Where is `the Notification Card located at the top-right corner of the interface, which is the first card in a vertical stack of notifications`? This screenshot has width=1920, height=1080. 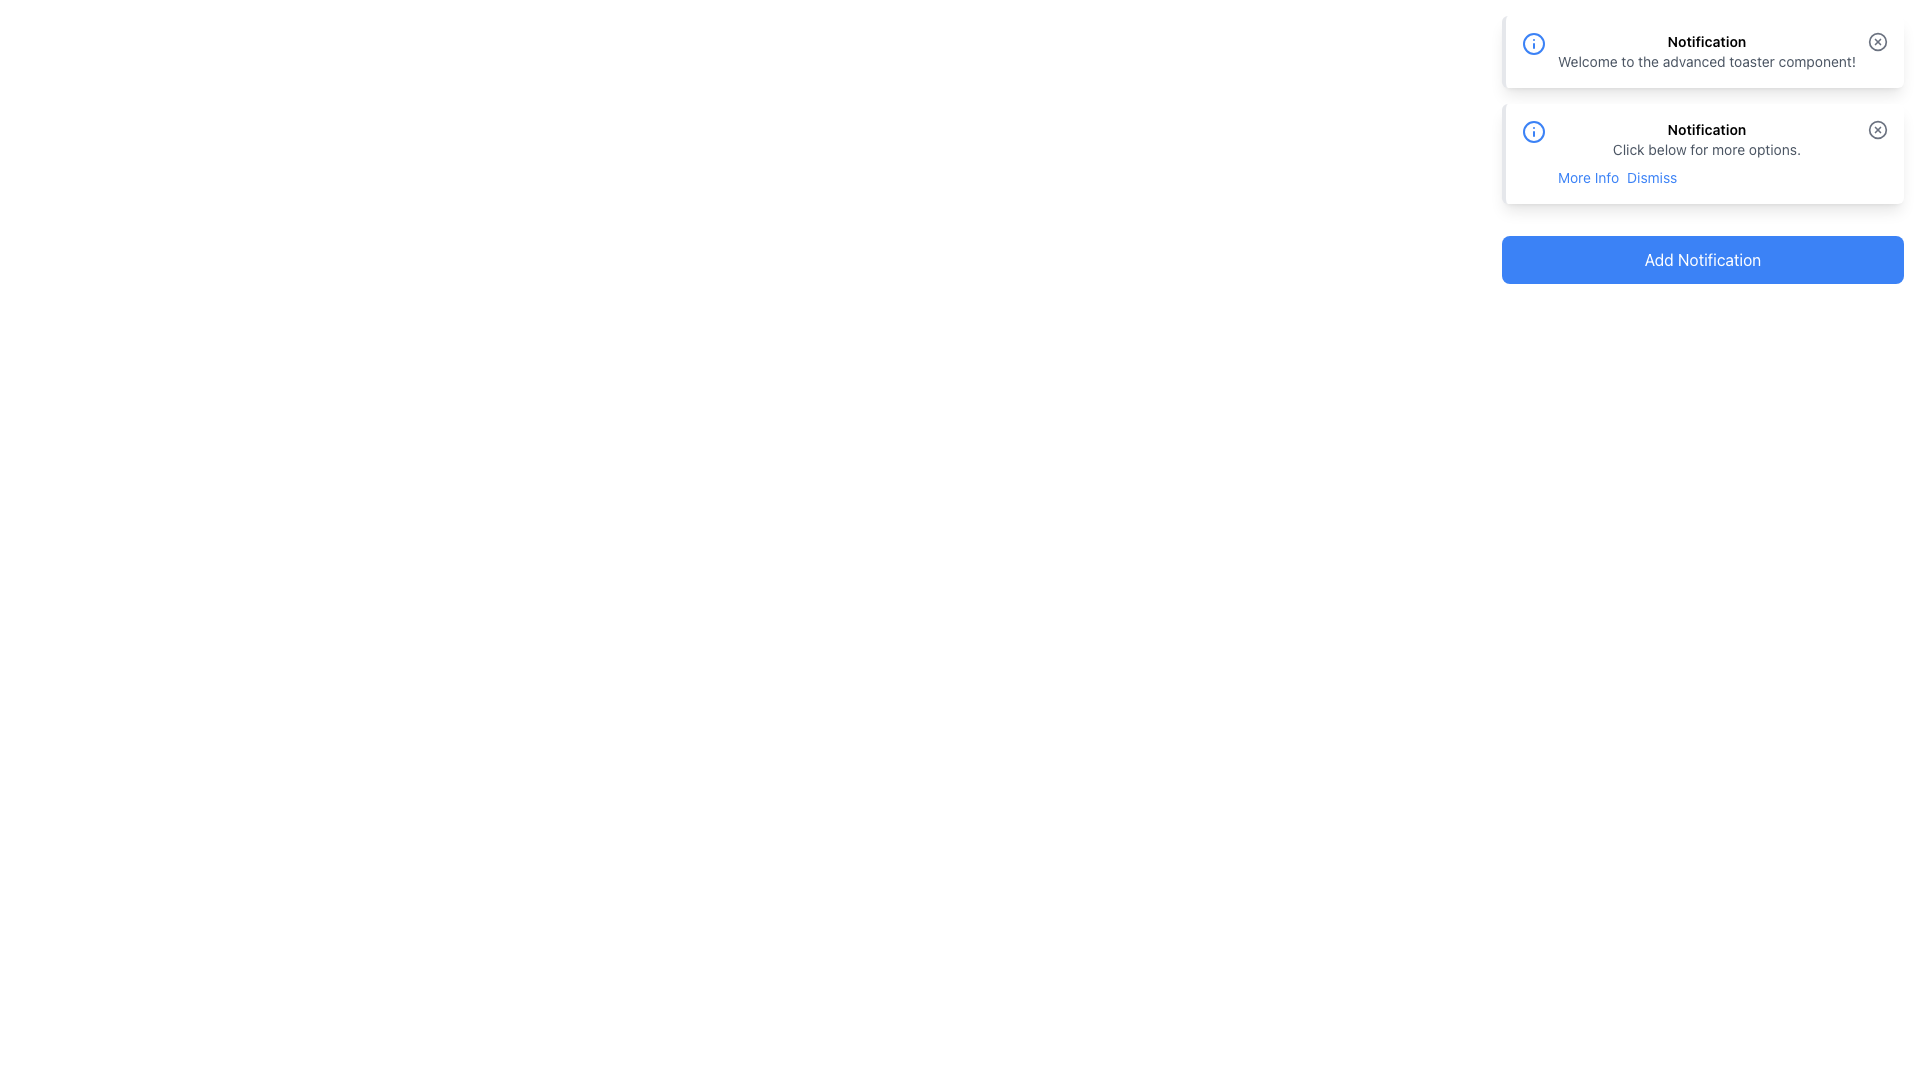
the Notification Card located at the top-right corner of the interface, which is the first card in a vertical stack of notifications is located at coordinates (1702, 50).